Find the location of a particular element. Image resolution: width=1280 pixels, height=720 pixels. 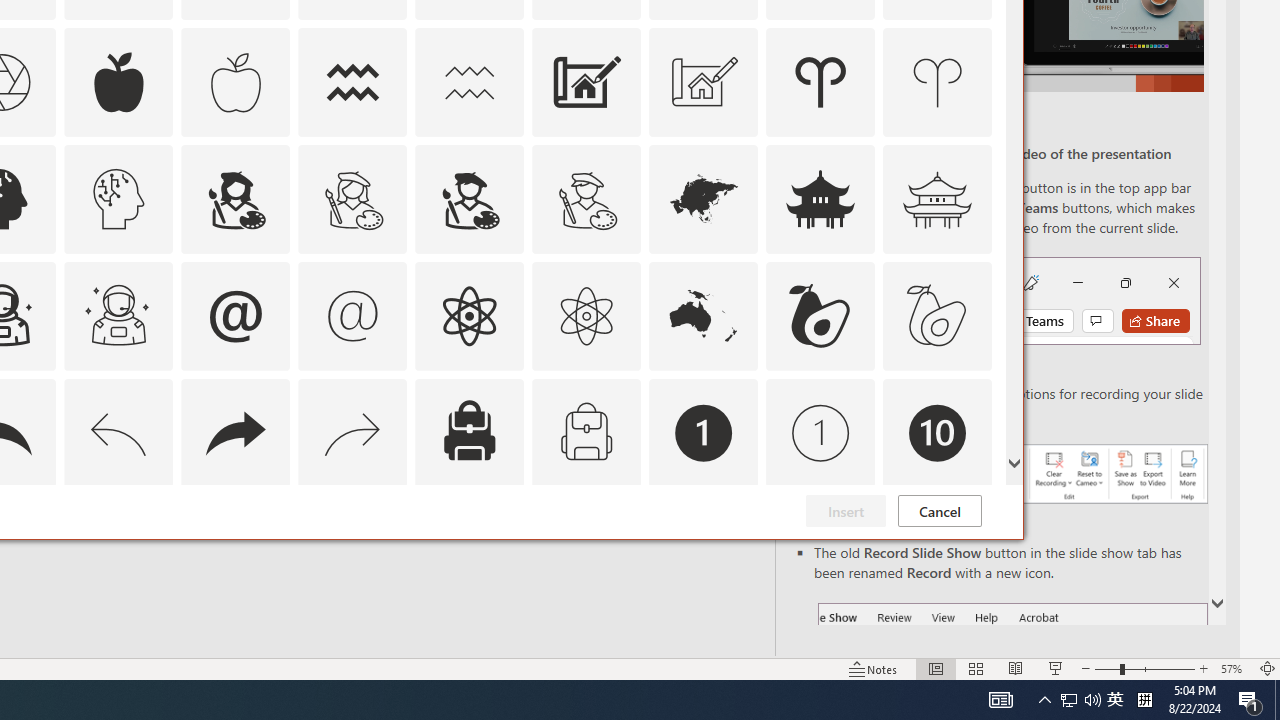

'AutomationID: Icons_At' is located at coordinates (235, 315).